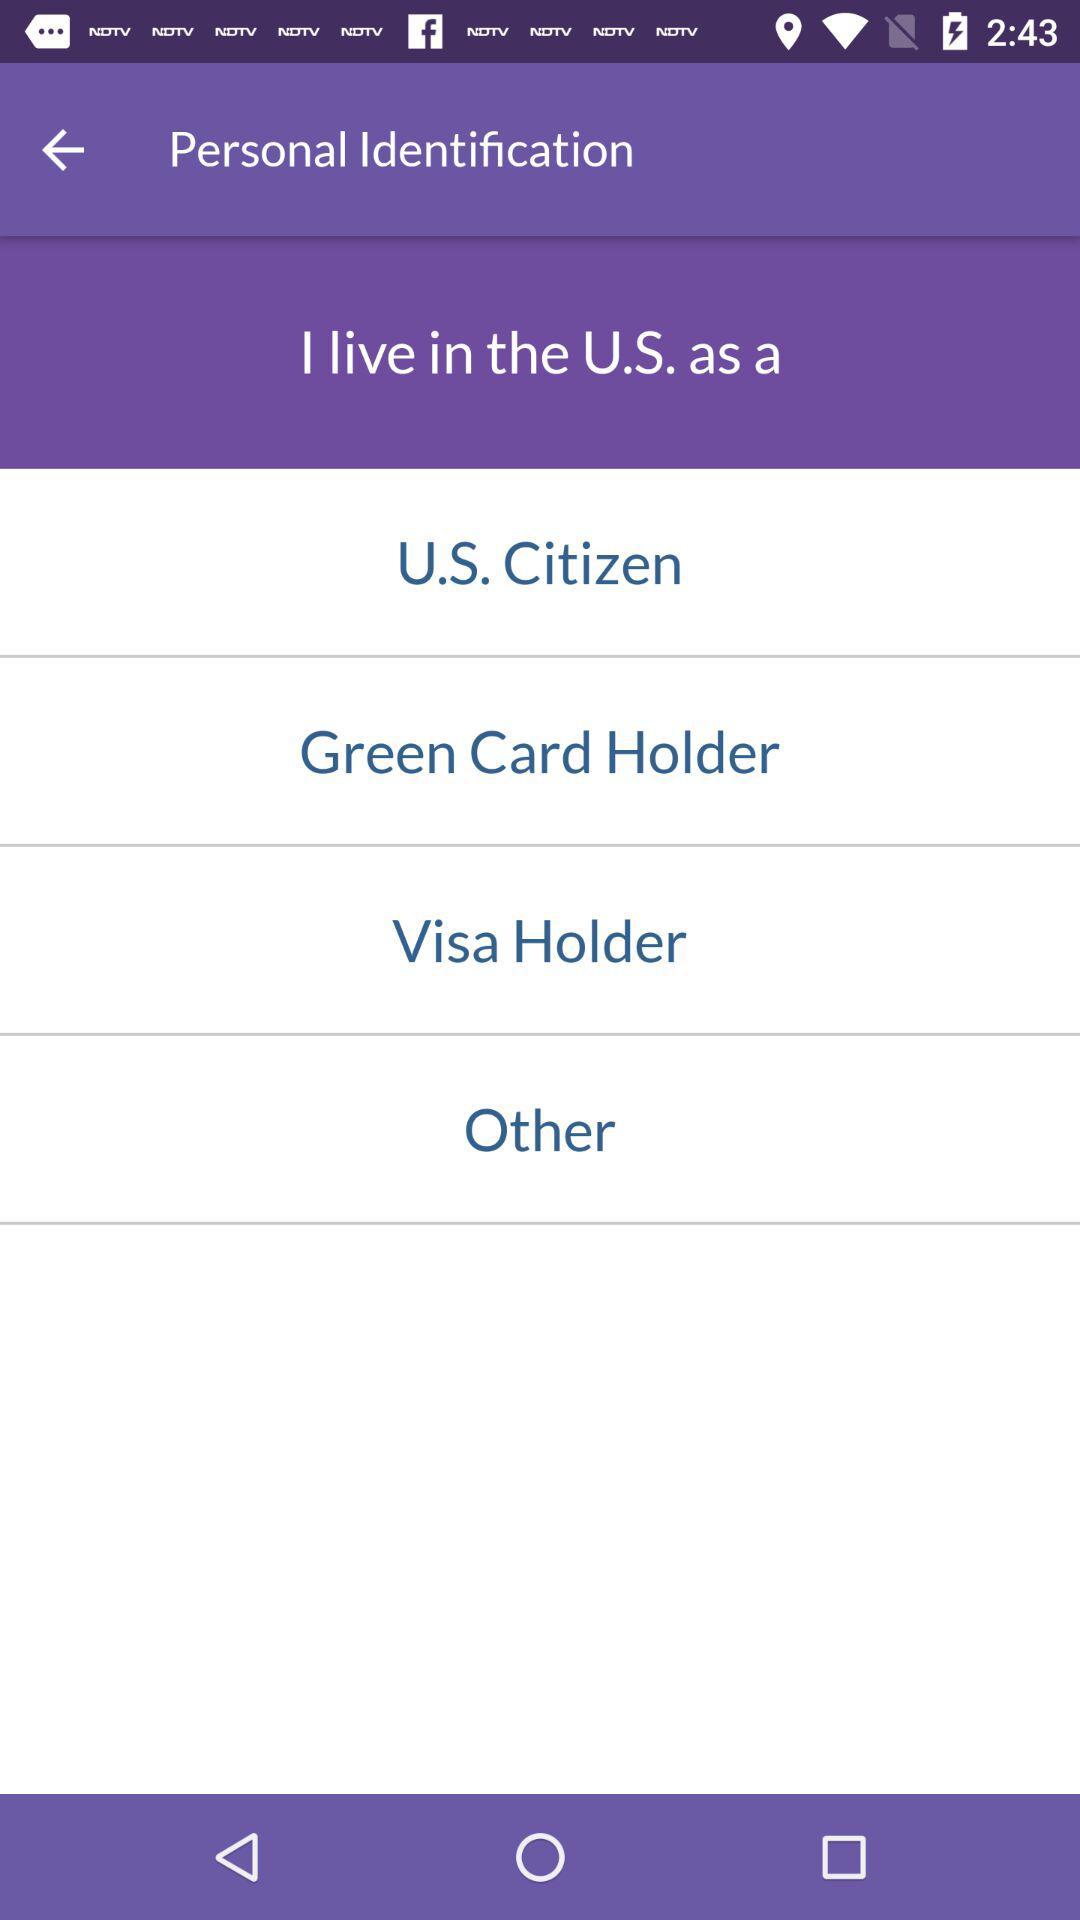  I want to click on icon next to personal identification icon, so click(61, 148).